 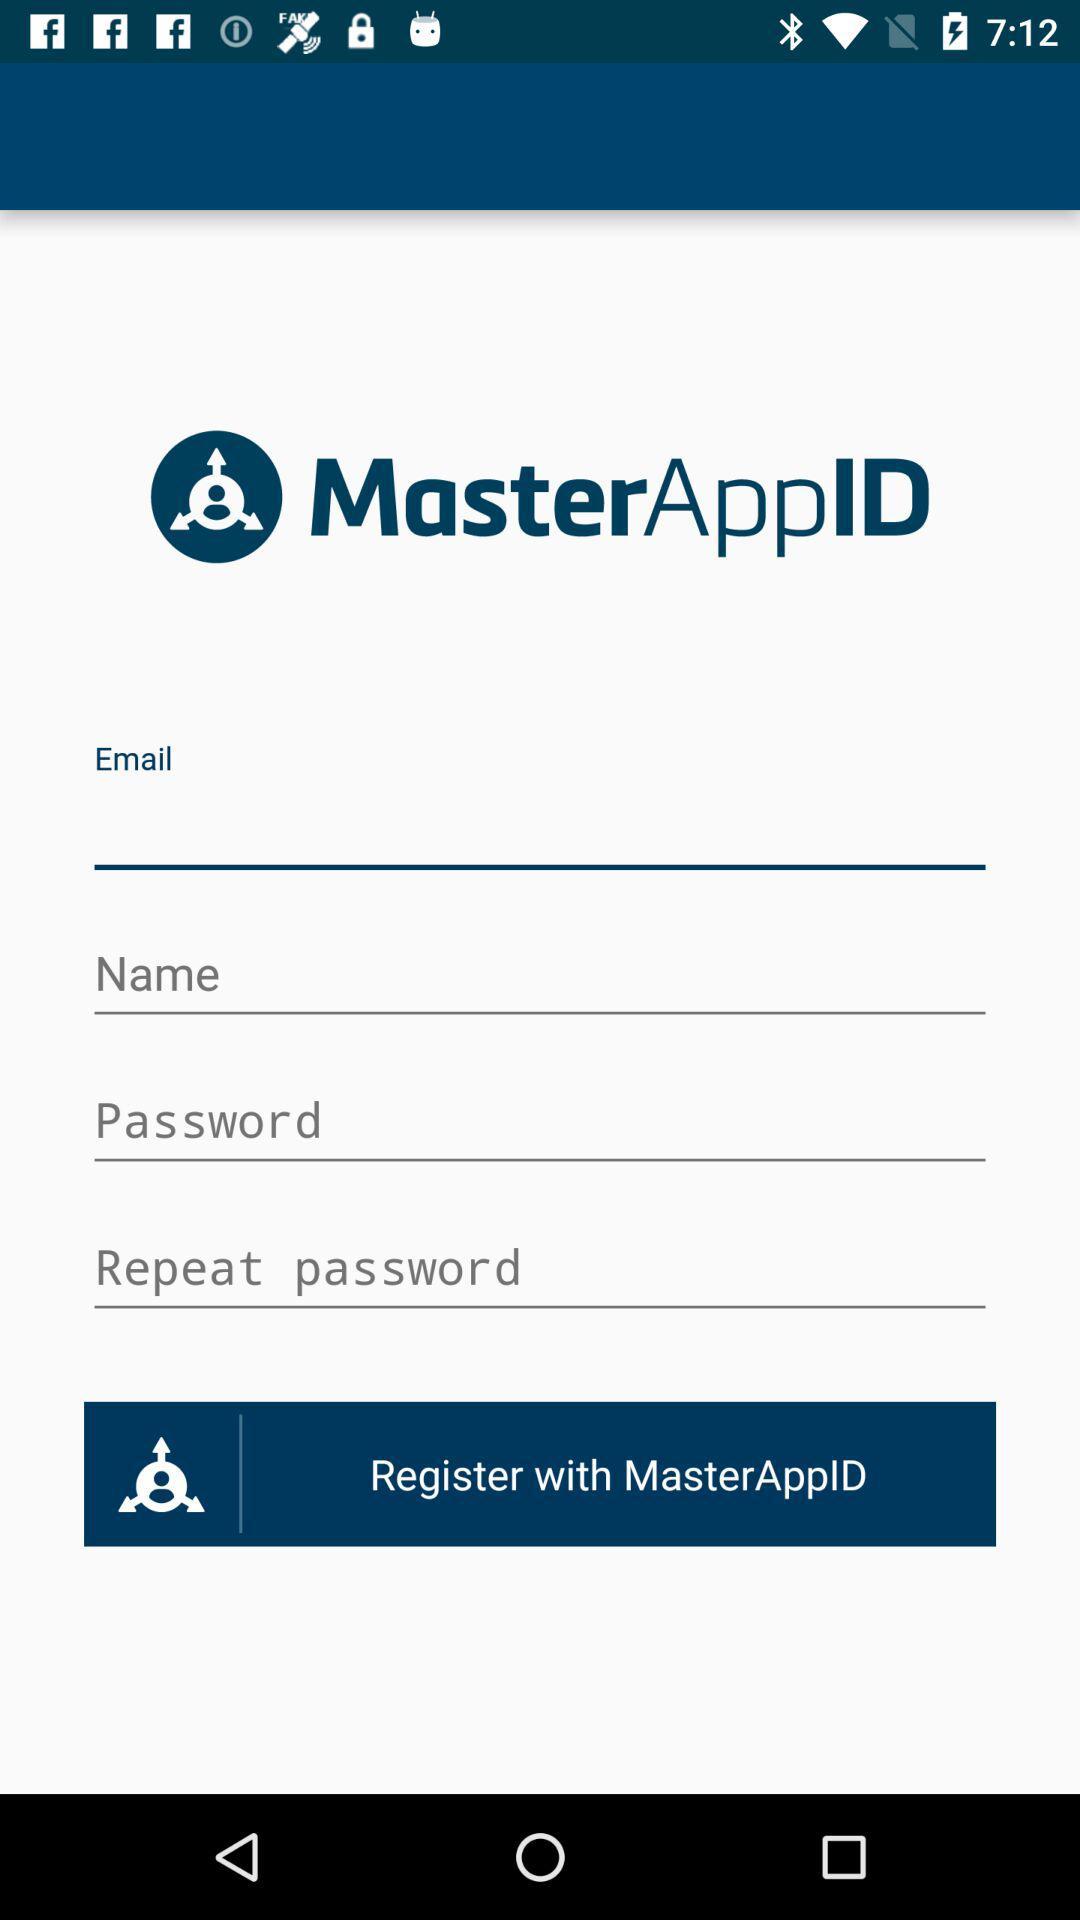 What do you see at coordinates (540, 1268) in the screenshot?
I see `password again` at bounding box center [540, 1268].